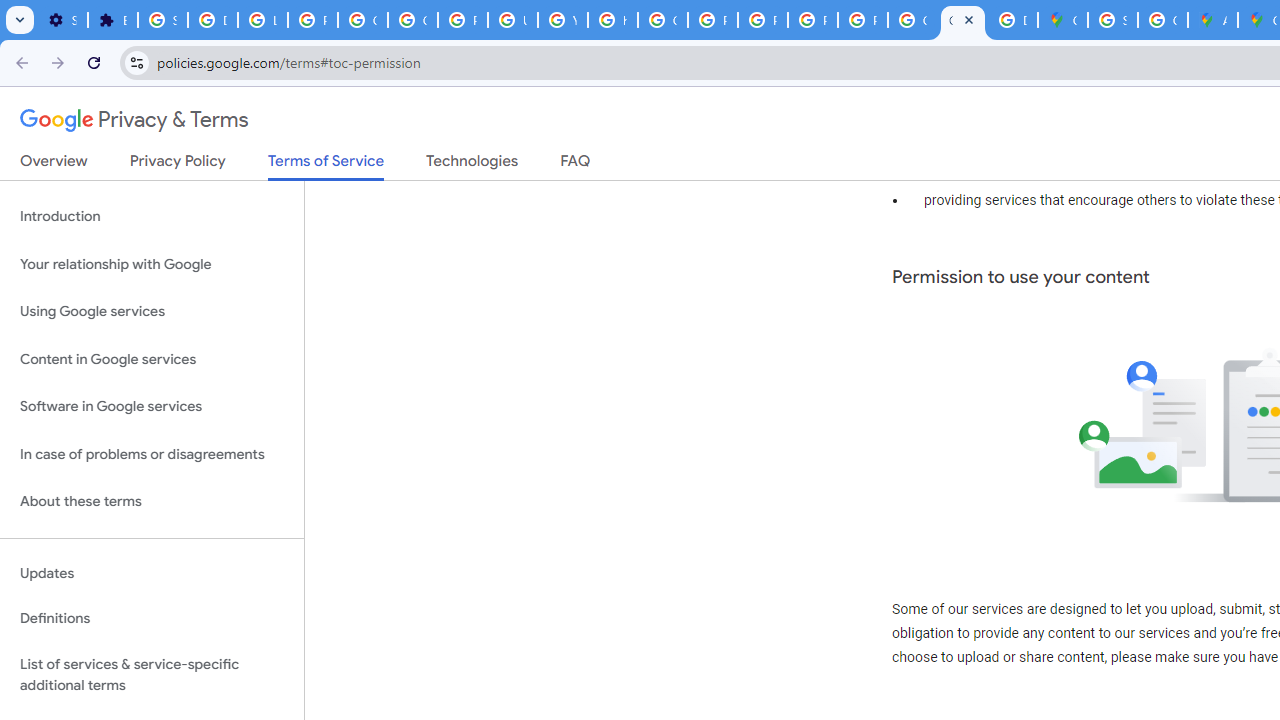 This screenshot has height=720, width=1280. Describe the element at coordinates (1162, 20) in the screenshot. I see `'Create your Google Account'` at that location.